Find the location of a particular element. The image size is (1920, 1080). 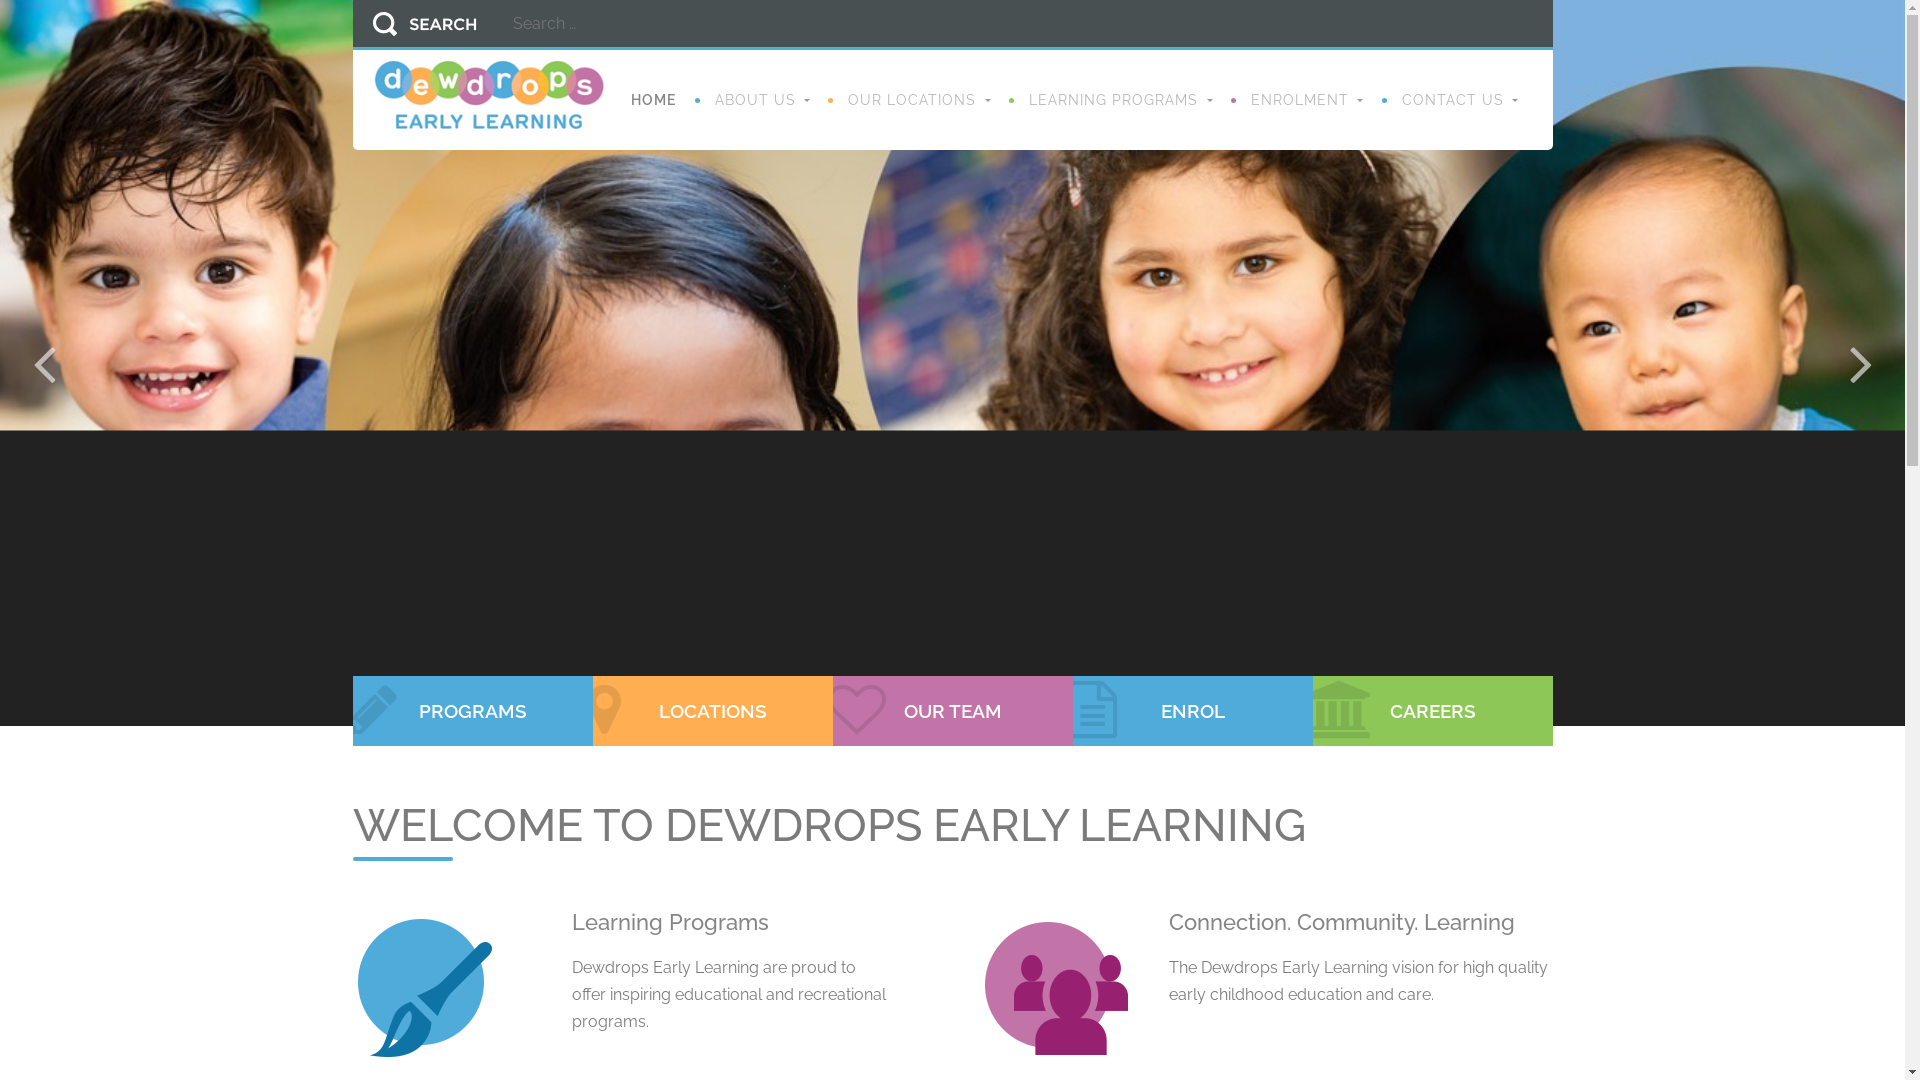

'PROGRAMS' is located at coordinates (351, 709).